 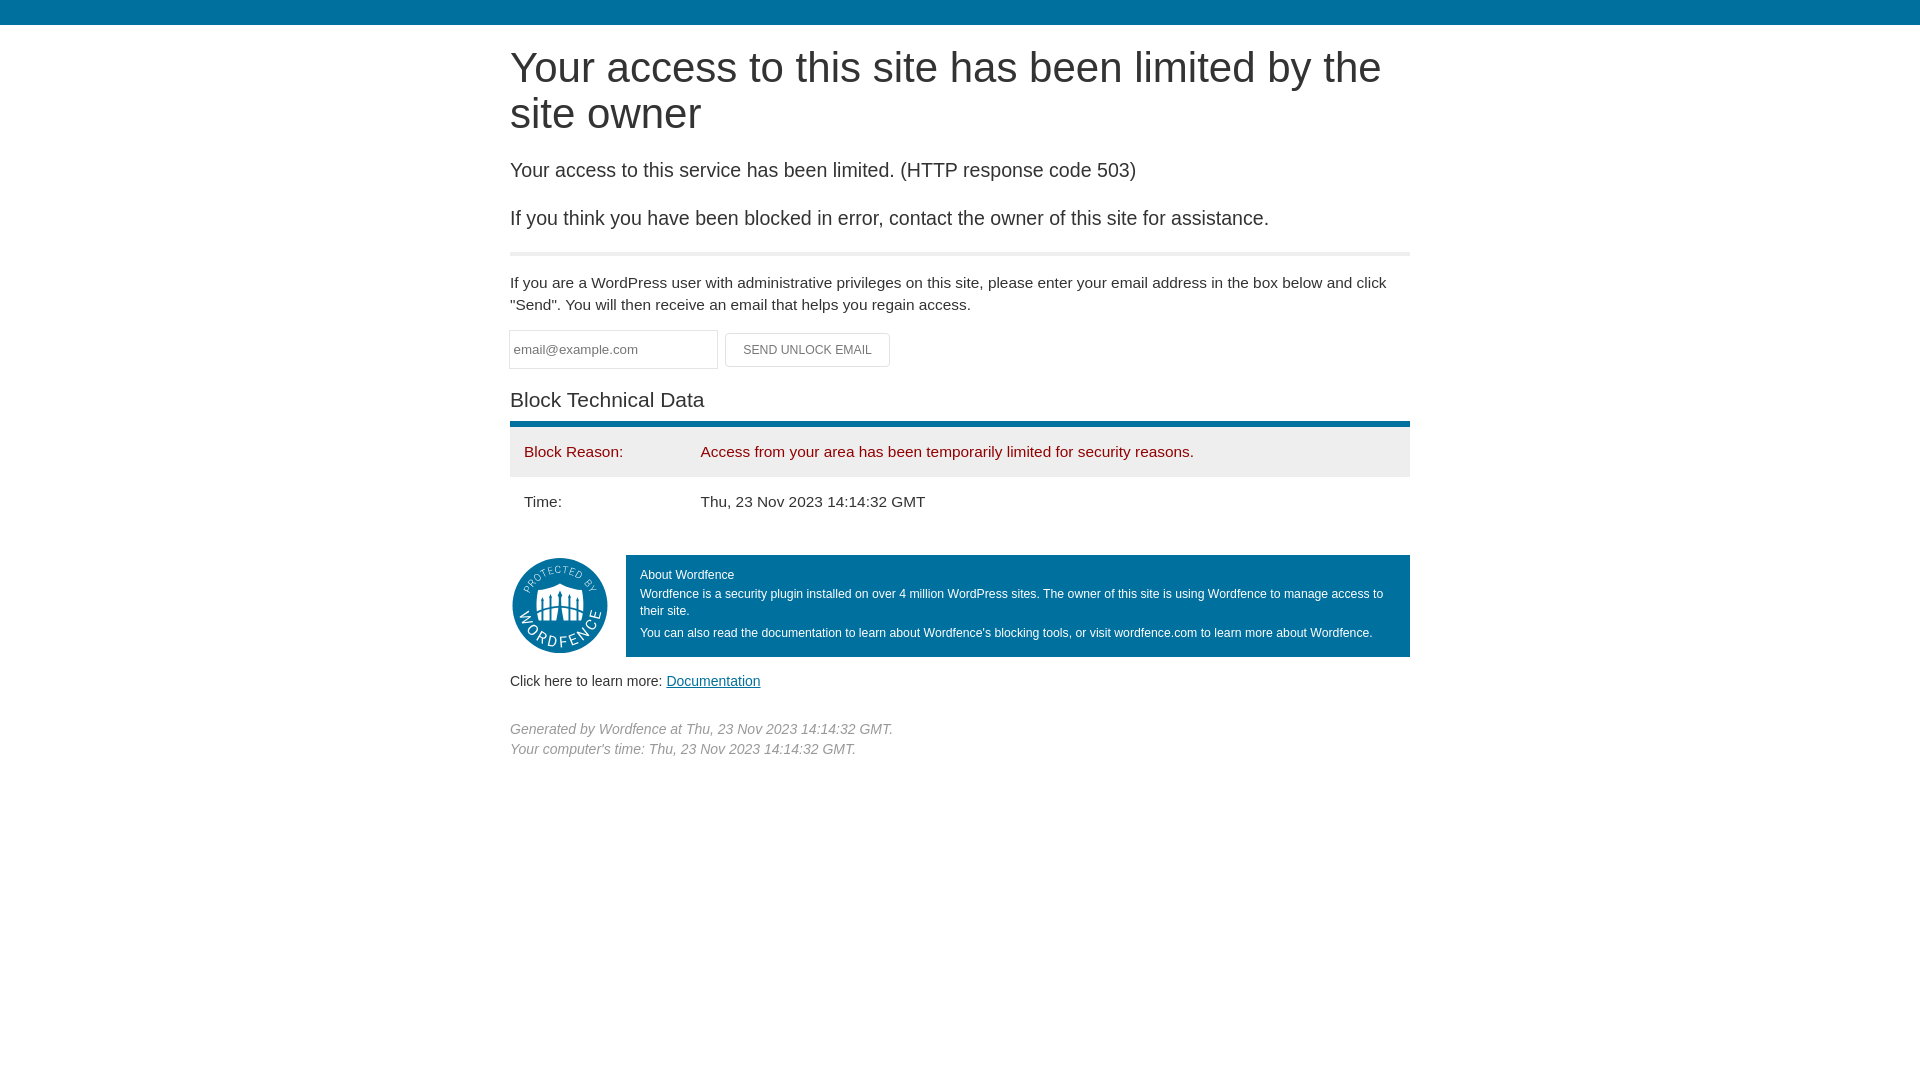 What do you see at coordinates (807, 349) in the screenshot?
I see `'Send Unlock Email'` at bounding box center [807, 349].